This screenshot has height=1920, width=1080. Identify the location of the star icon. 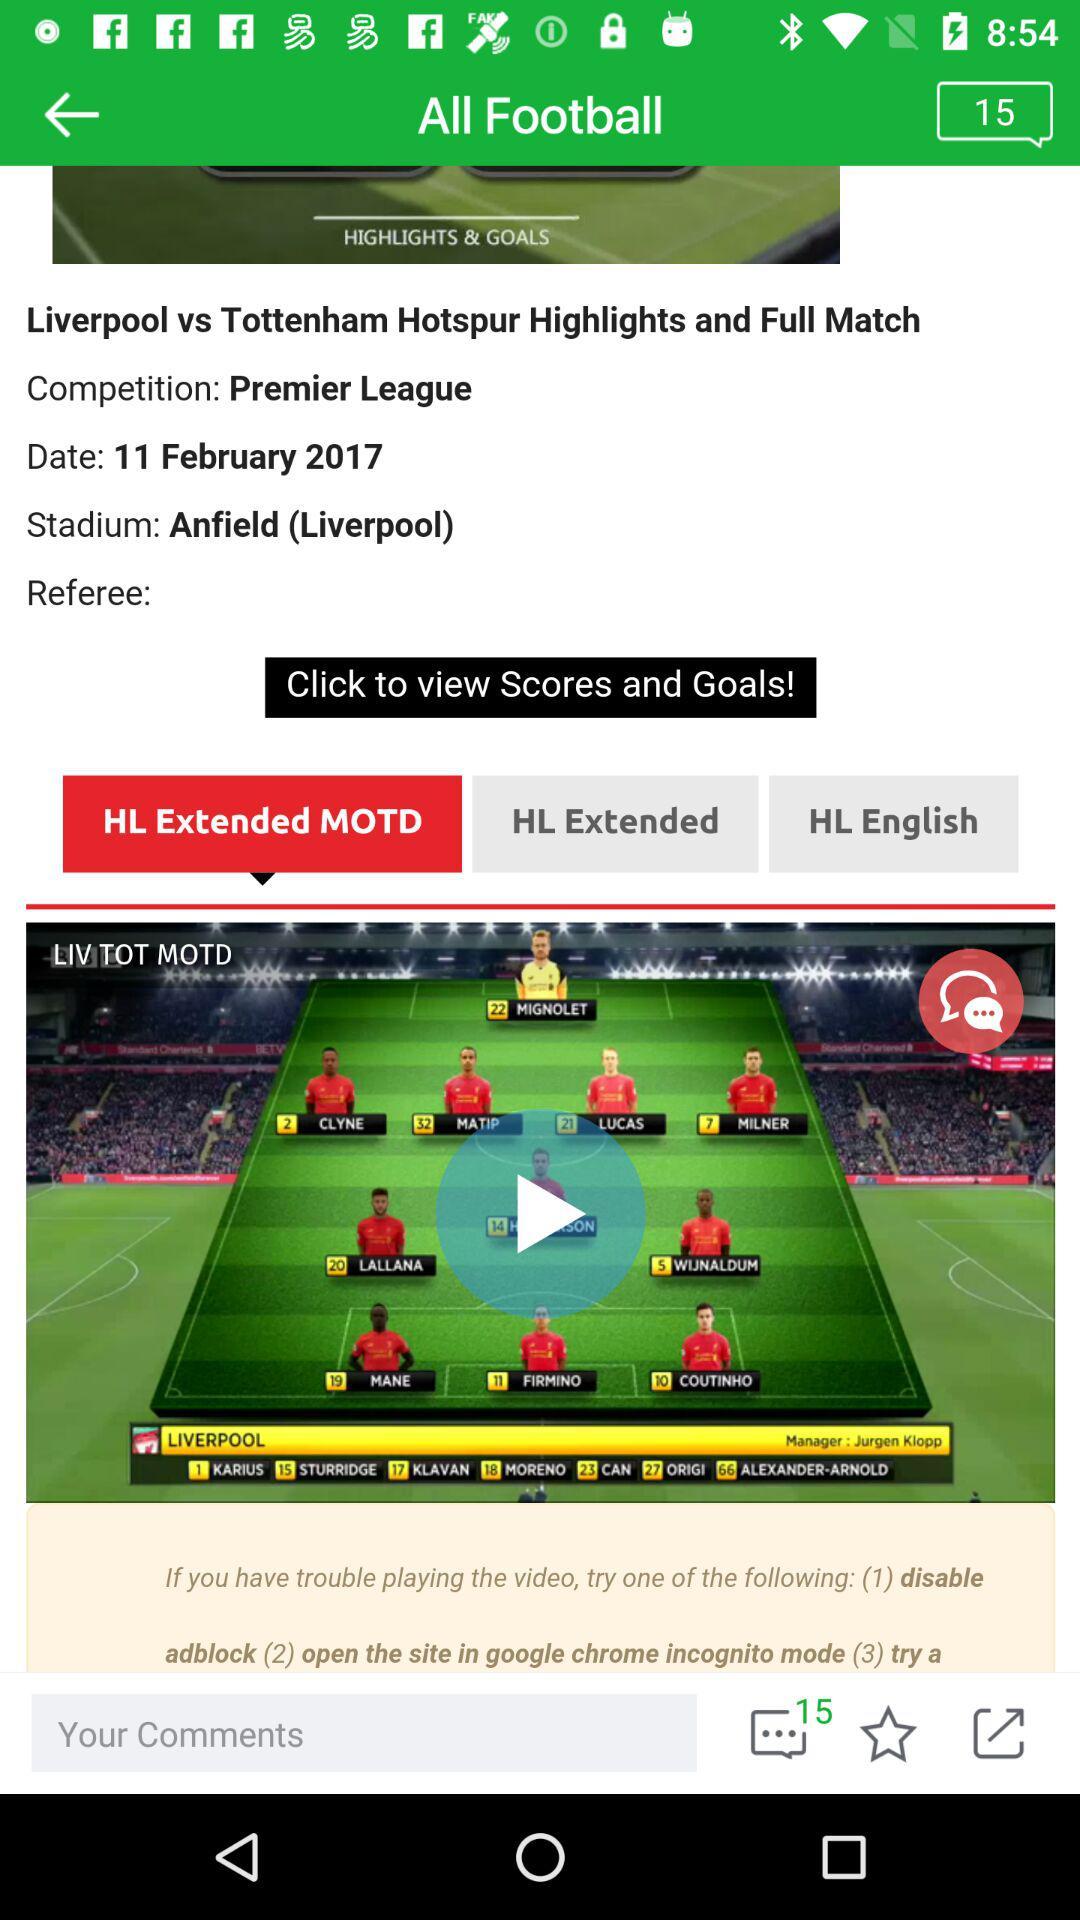
(887, 1732).